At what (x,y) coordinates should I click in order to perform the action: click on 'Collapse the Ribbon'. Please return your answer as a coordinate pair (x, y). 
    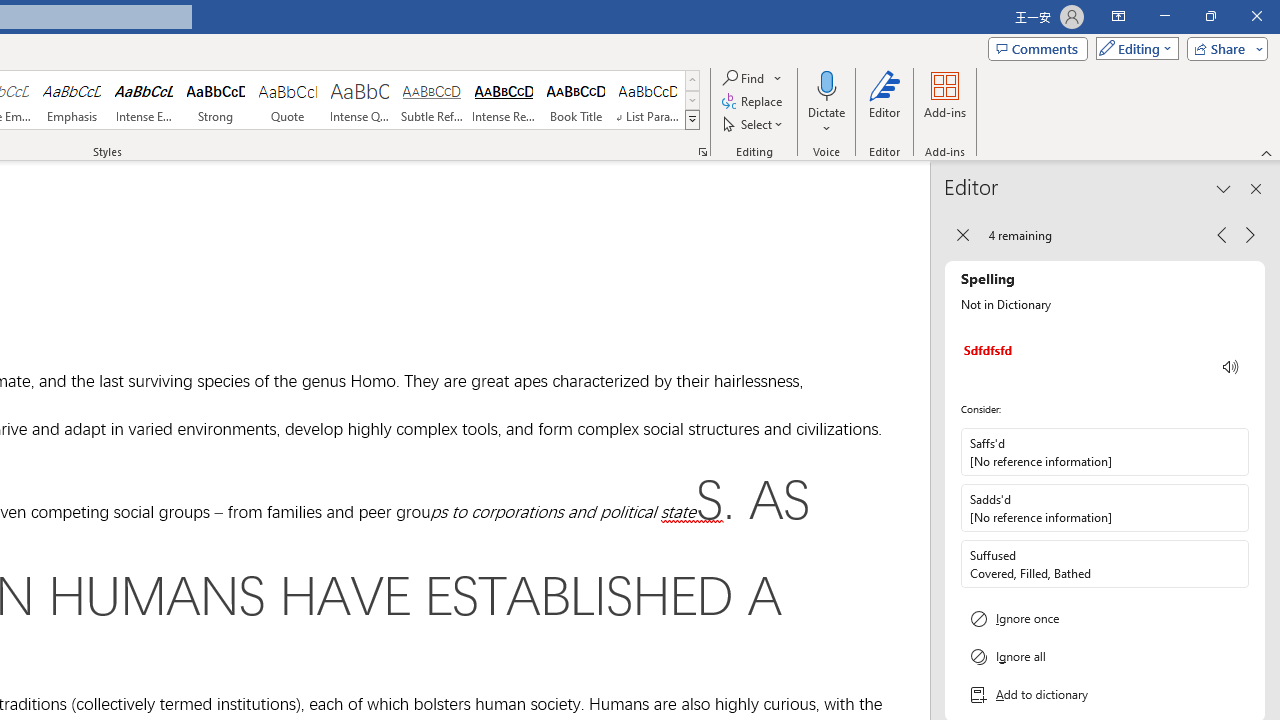
    Looking at the image, I should click on (1266, 152).